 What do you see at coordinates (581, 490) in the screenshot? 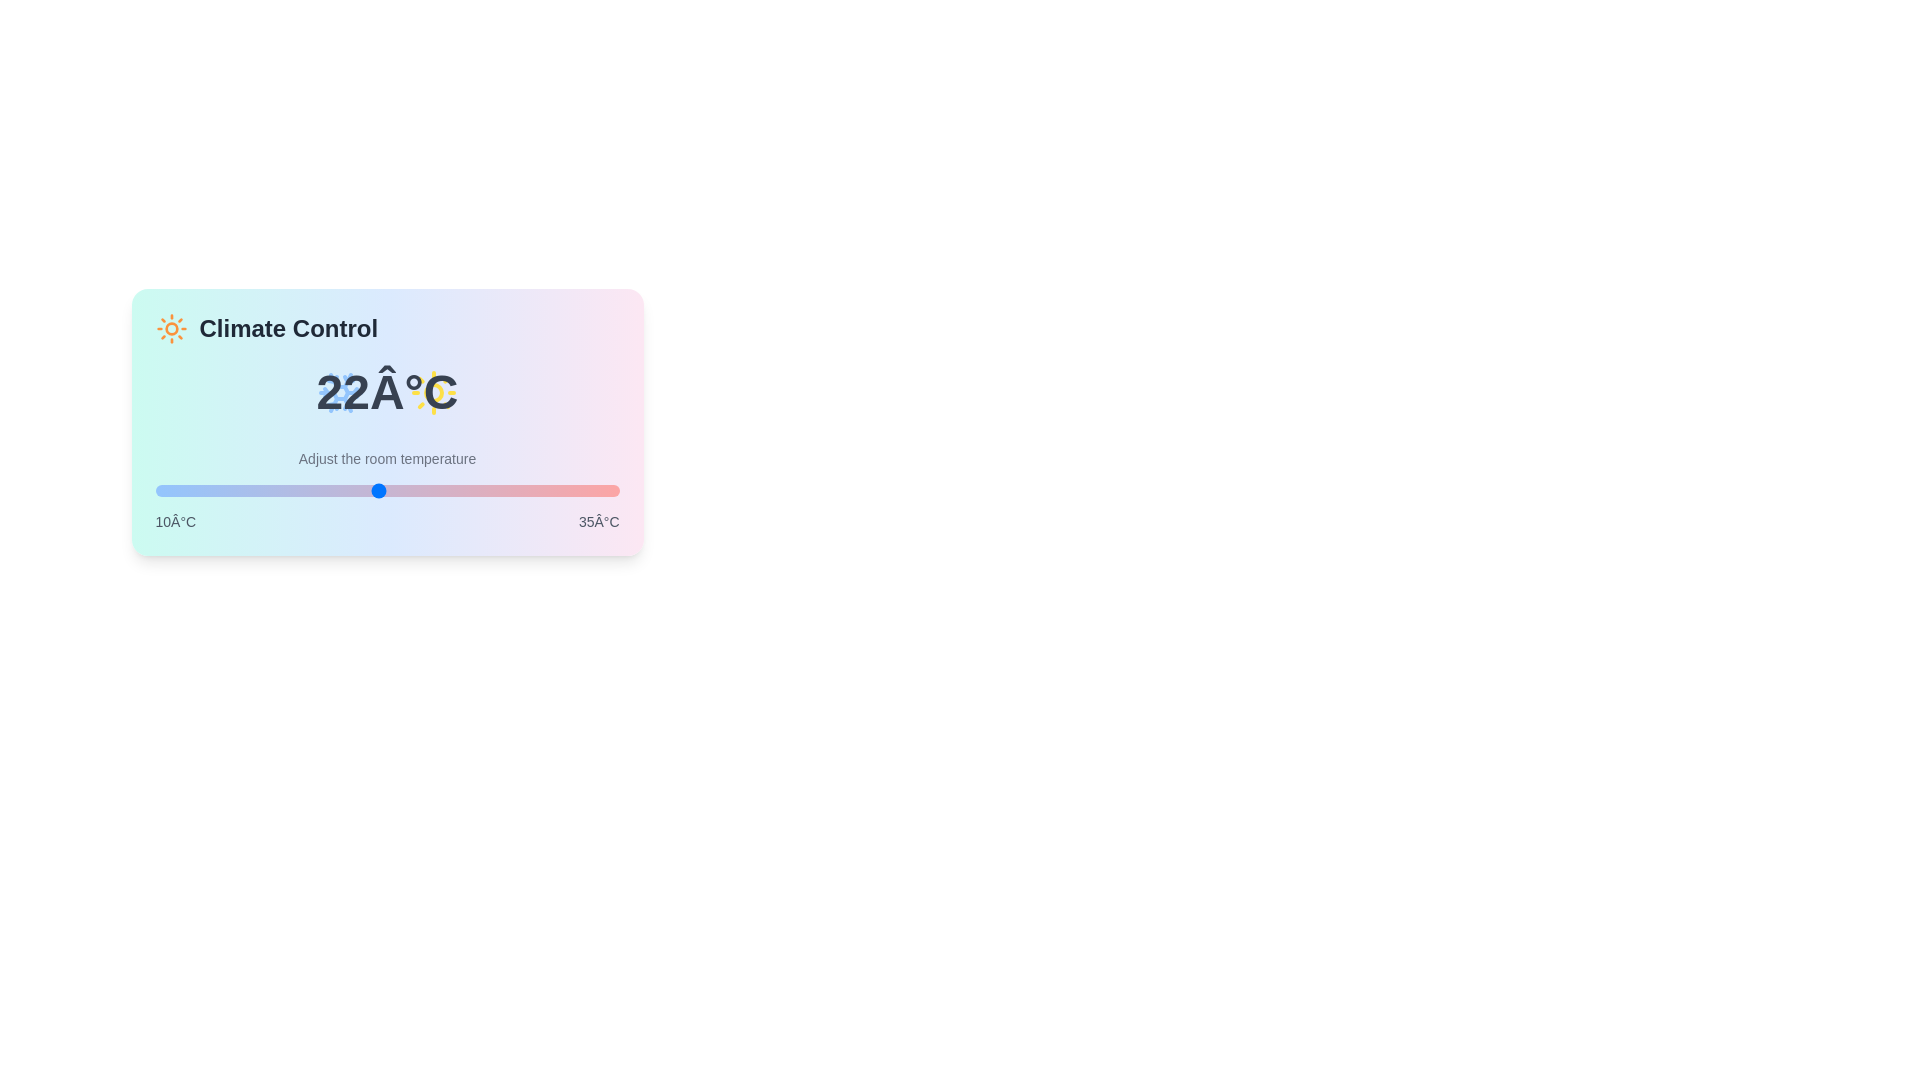
I see `the temperature to 33°C using the slider` at bounding box center [581, 490].